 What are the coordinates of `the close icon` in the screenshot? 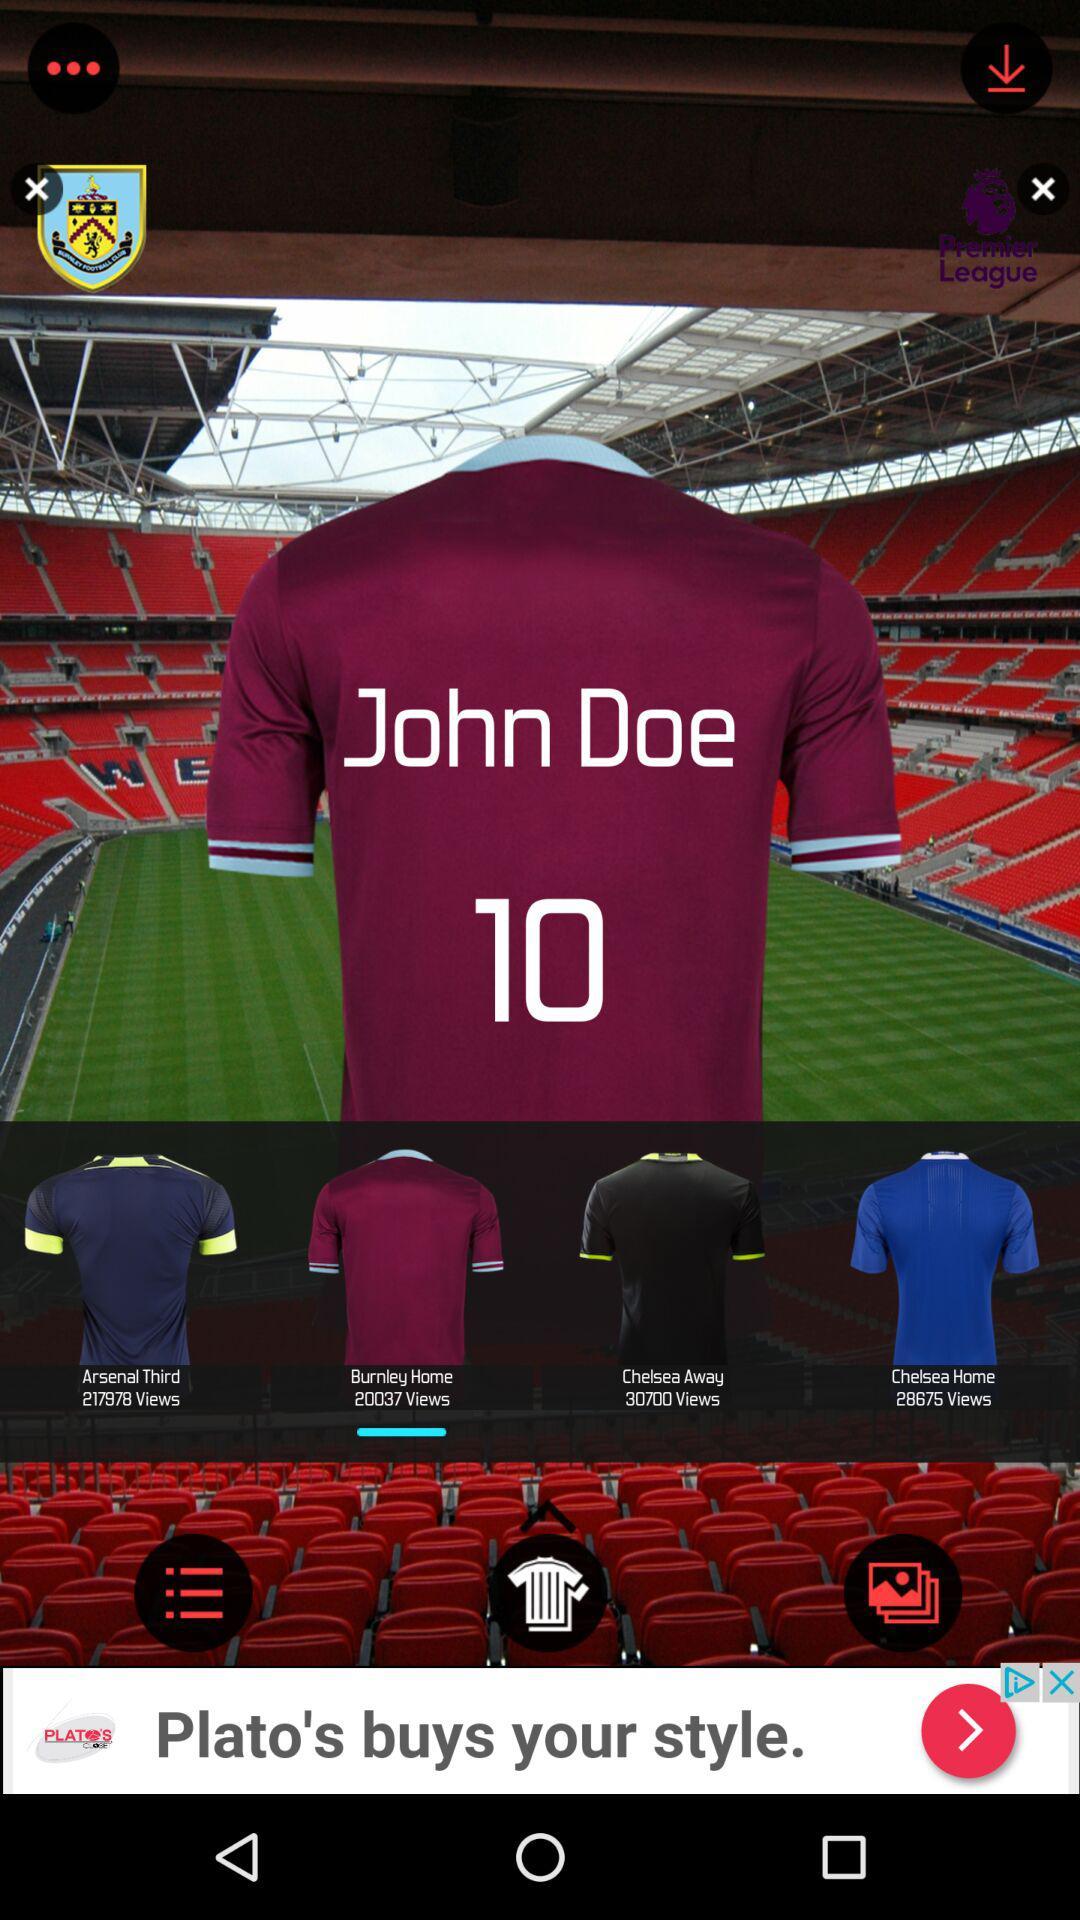 It's located at (1047, 188).